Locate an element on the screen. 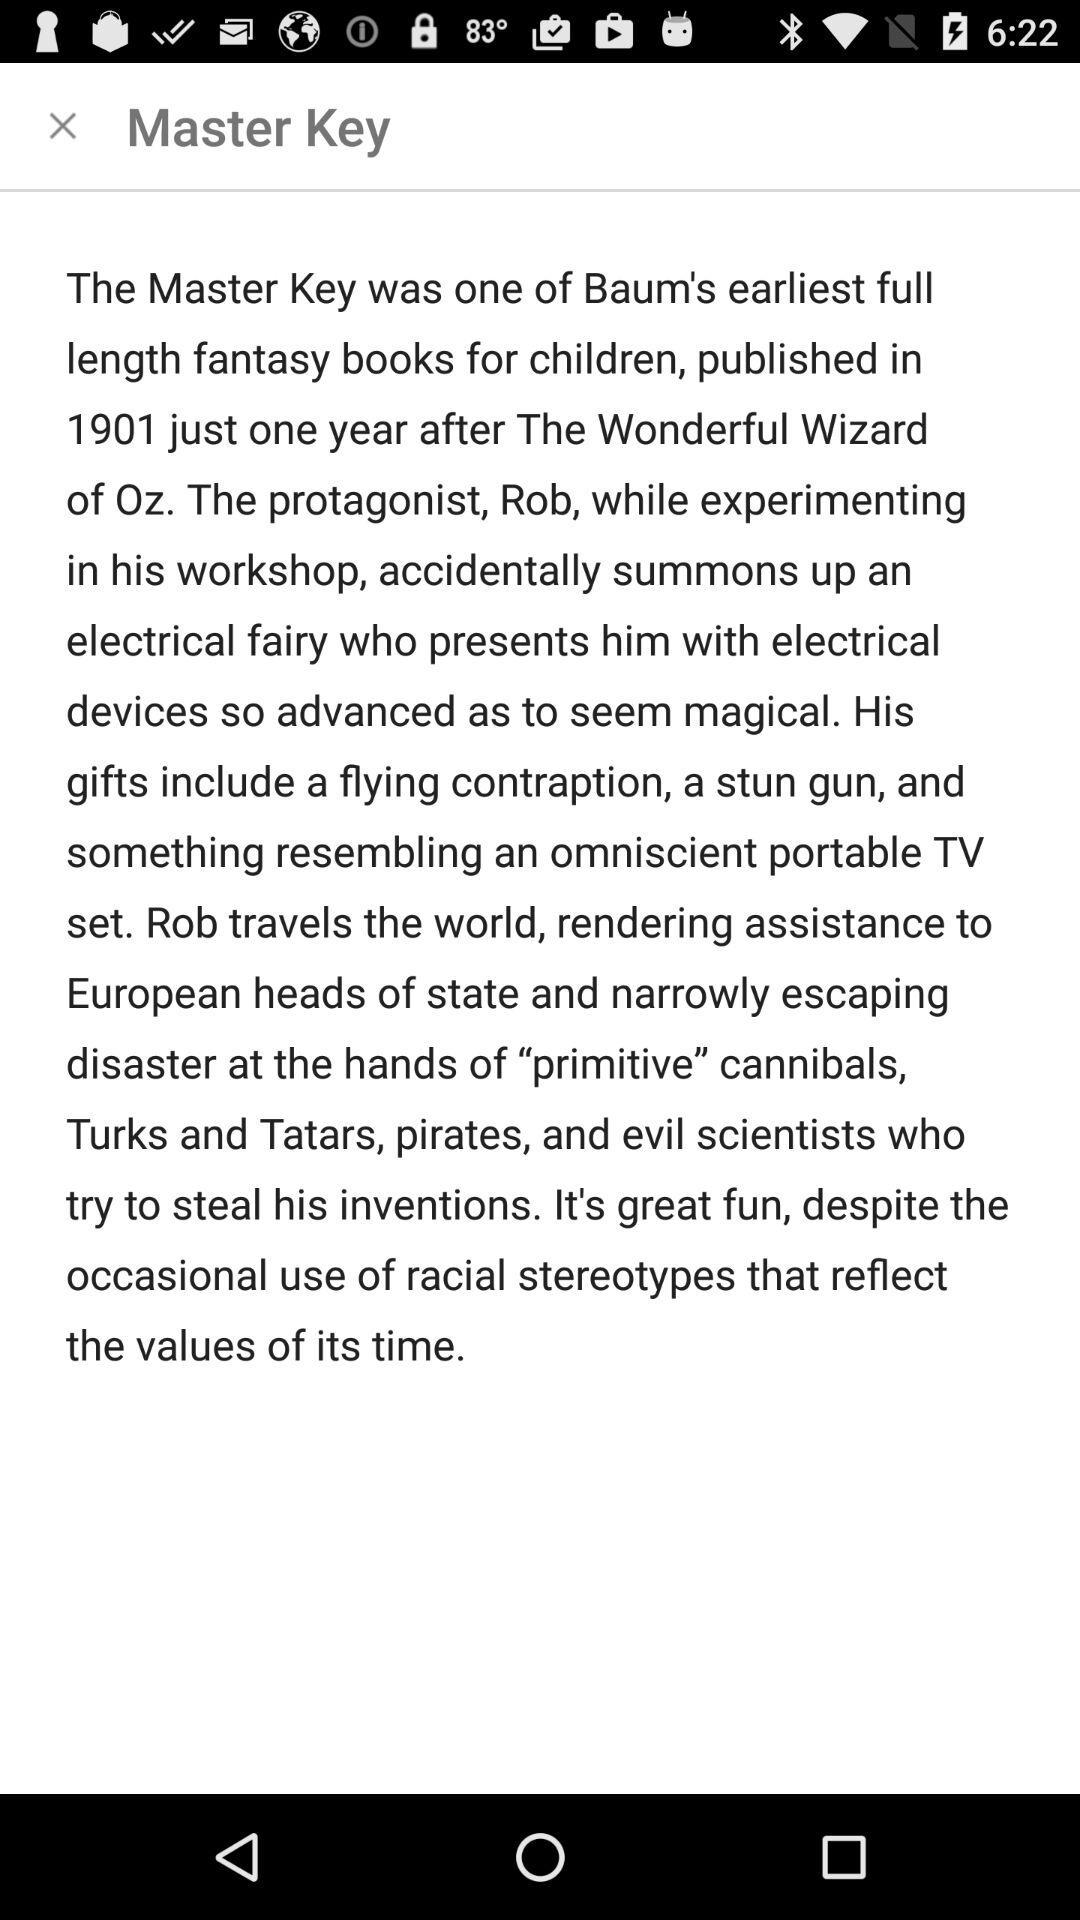 The image size is (1080, 1920). icon at the top left corner is located at coordinates (61, 124).